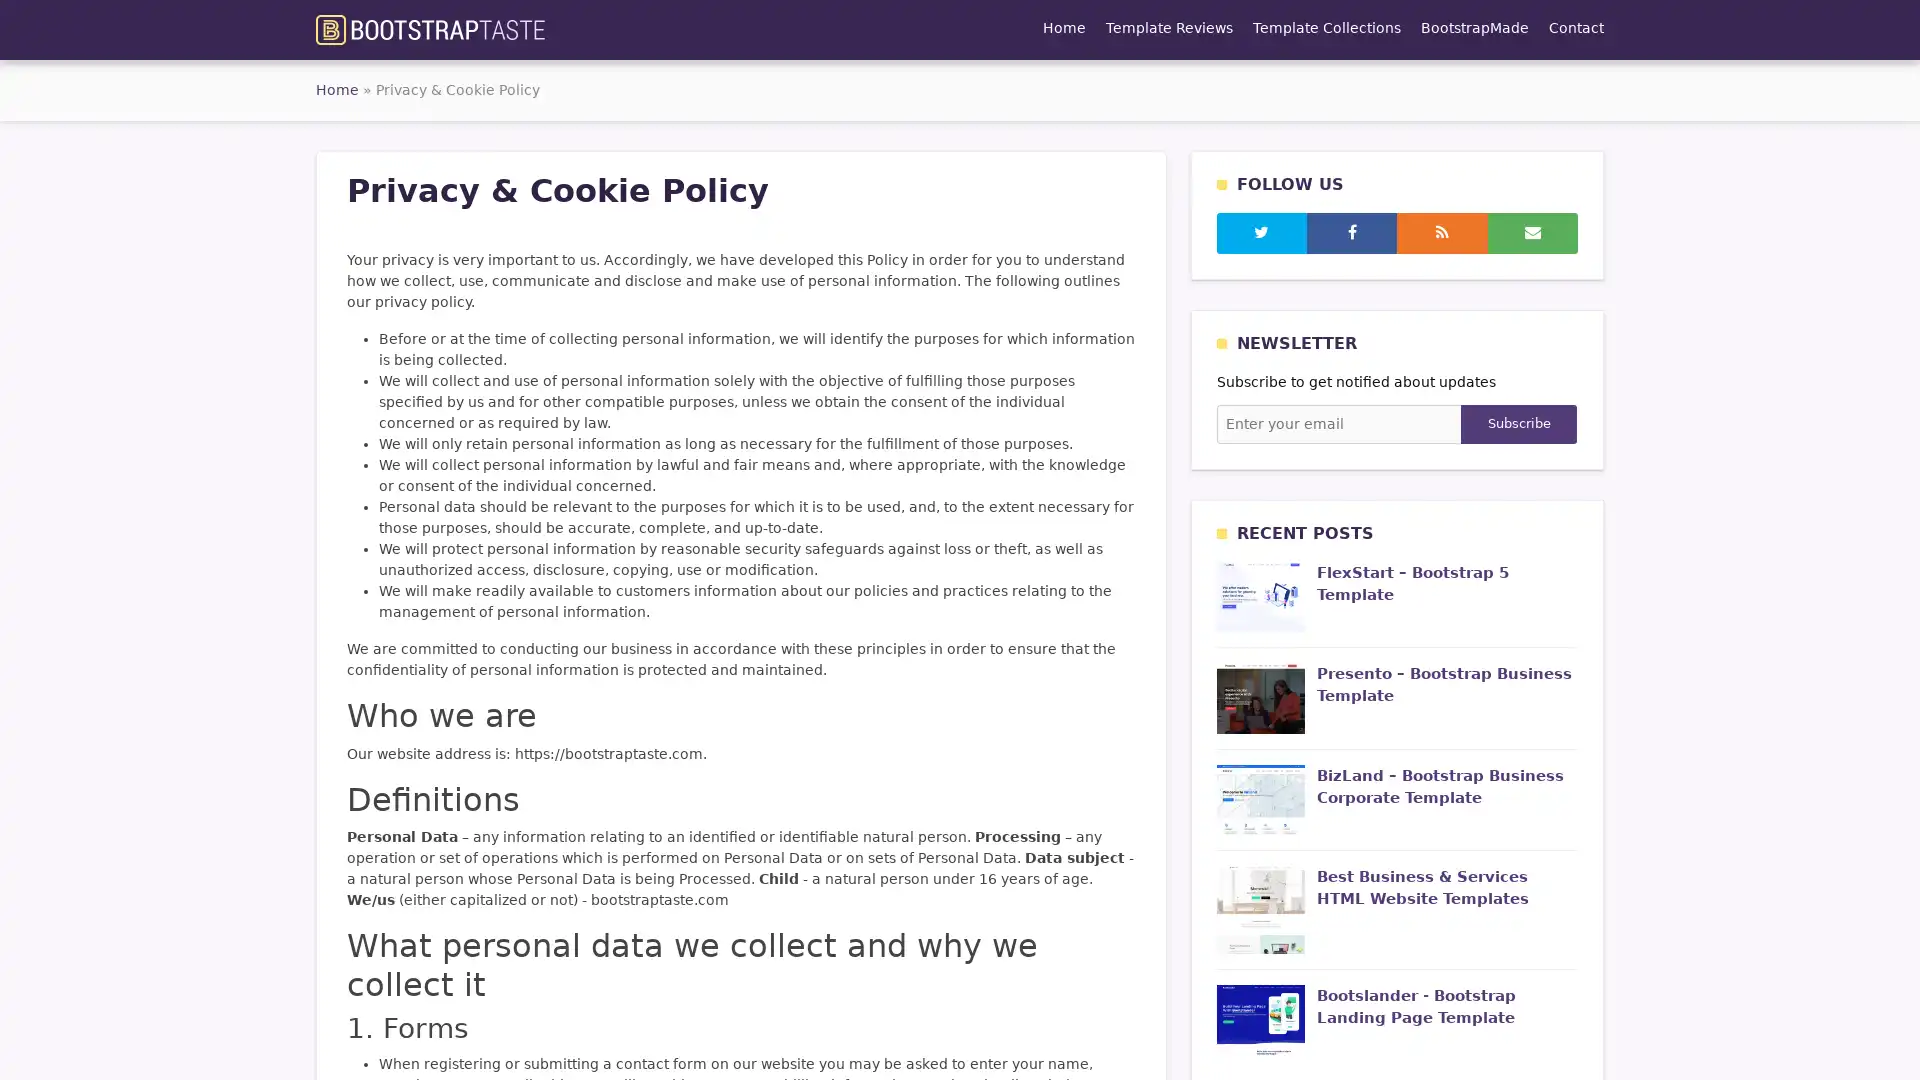 The image size is (1920, 1080). Describe the element at coordinates (1518, 423) in the screenshot. I see `Subscribe` at that location.